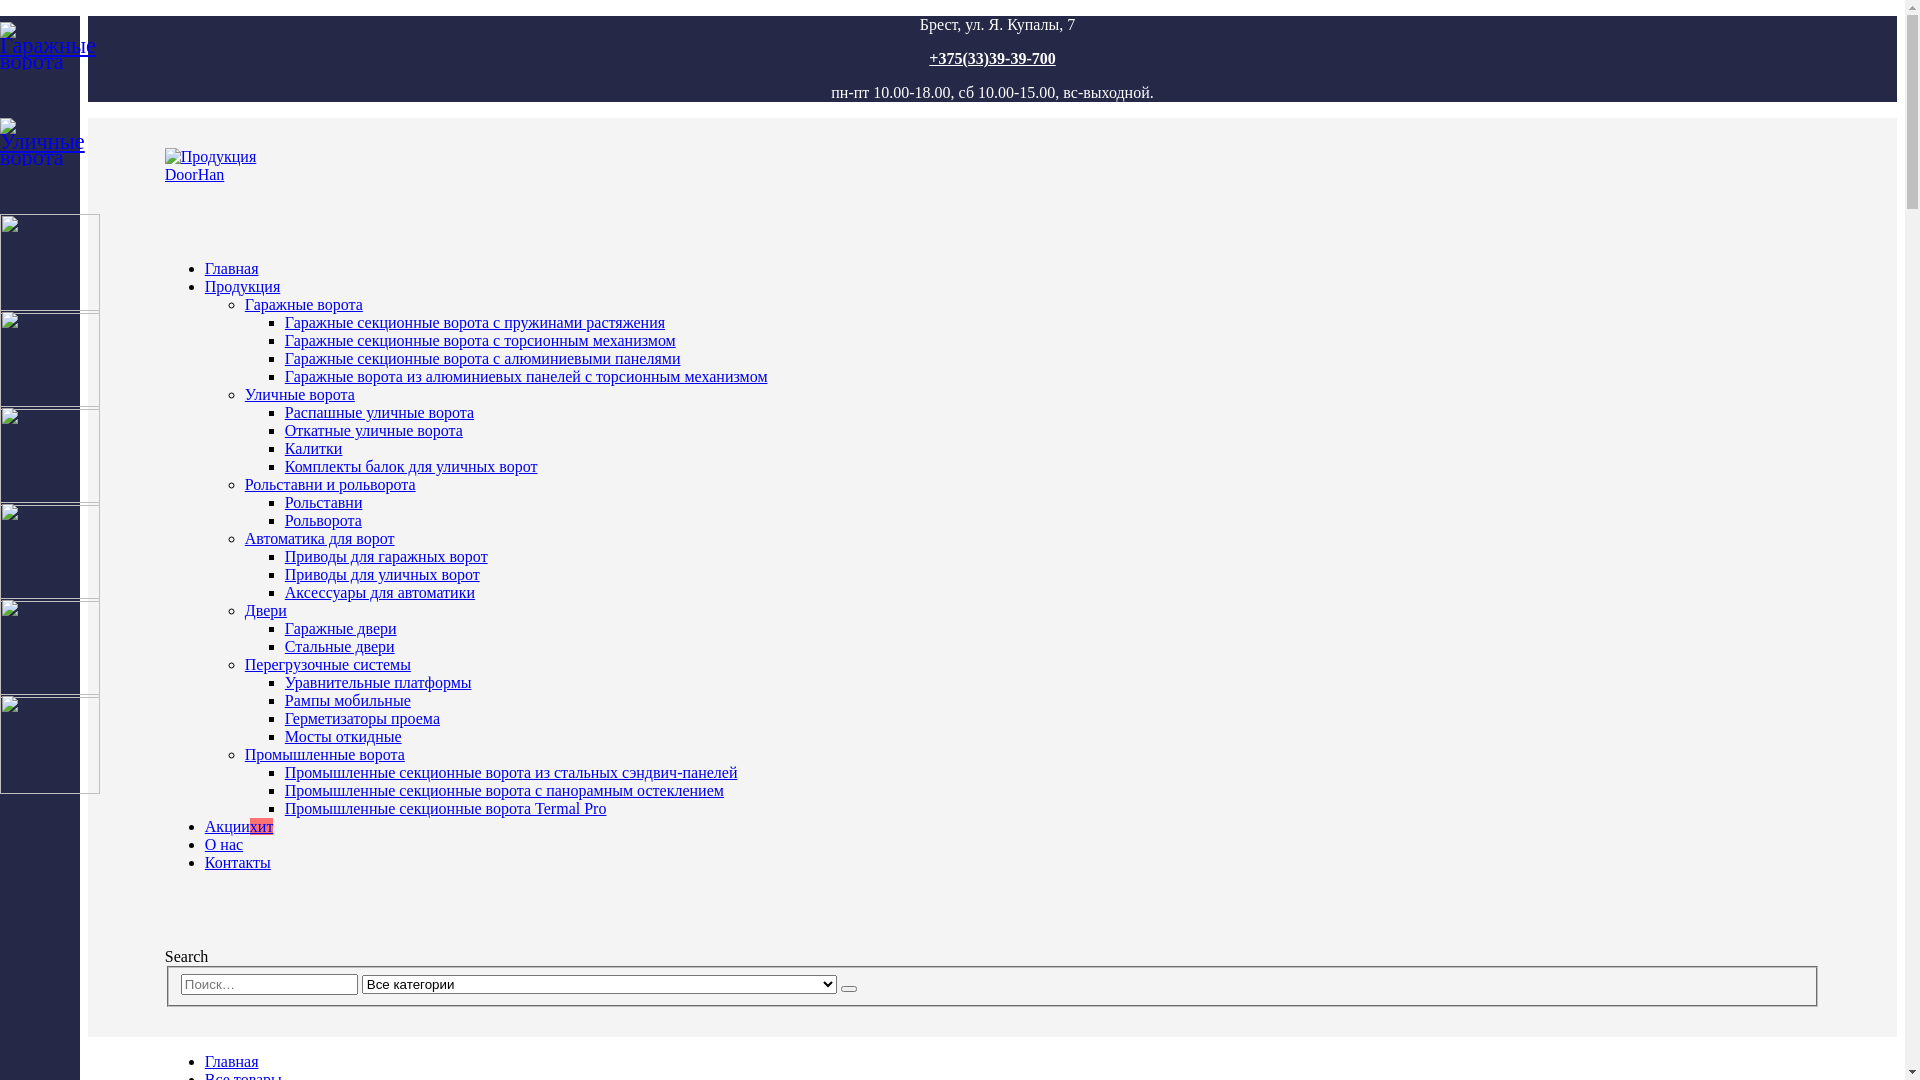  I want to click on 'Search', so click(849, 987).